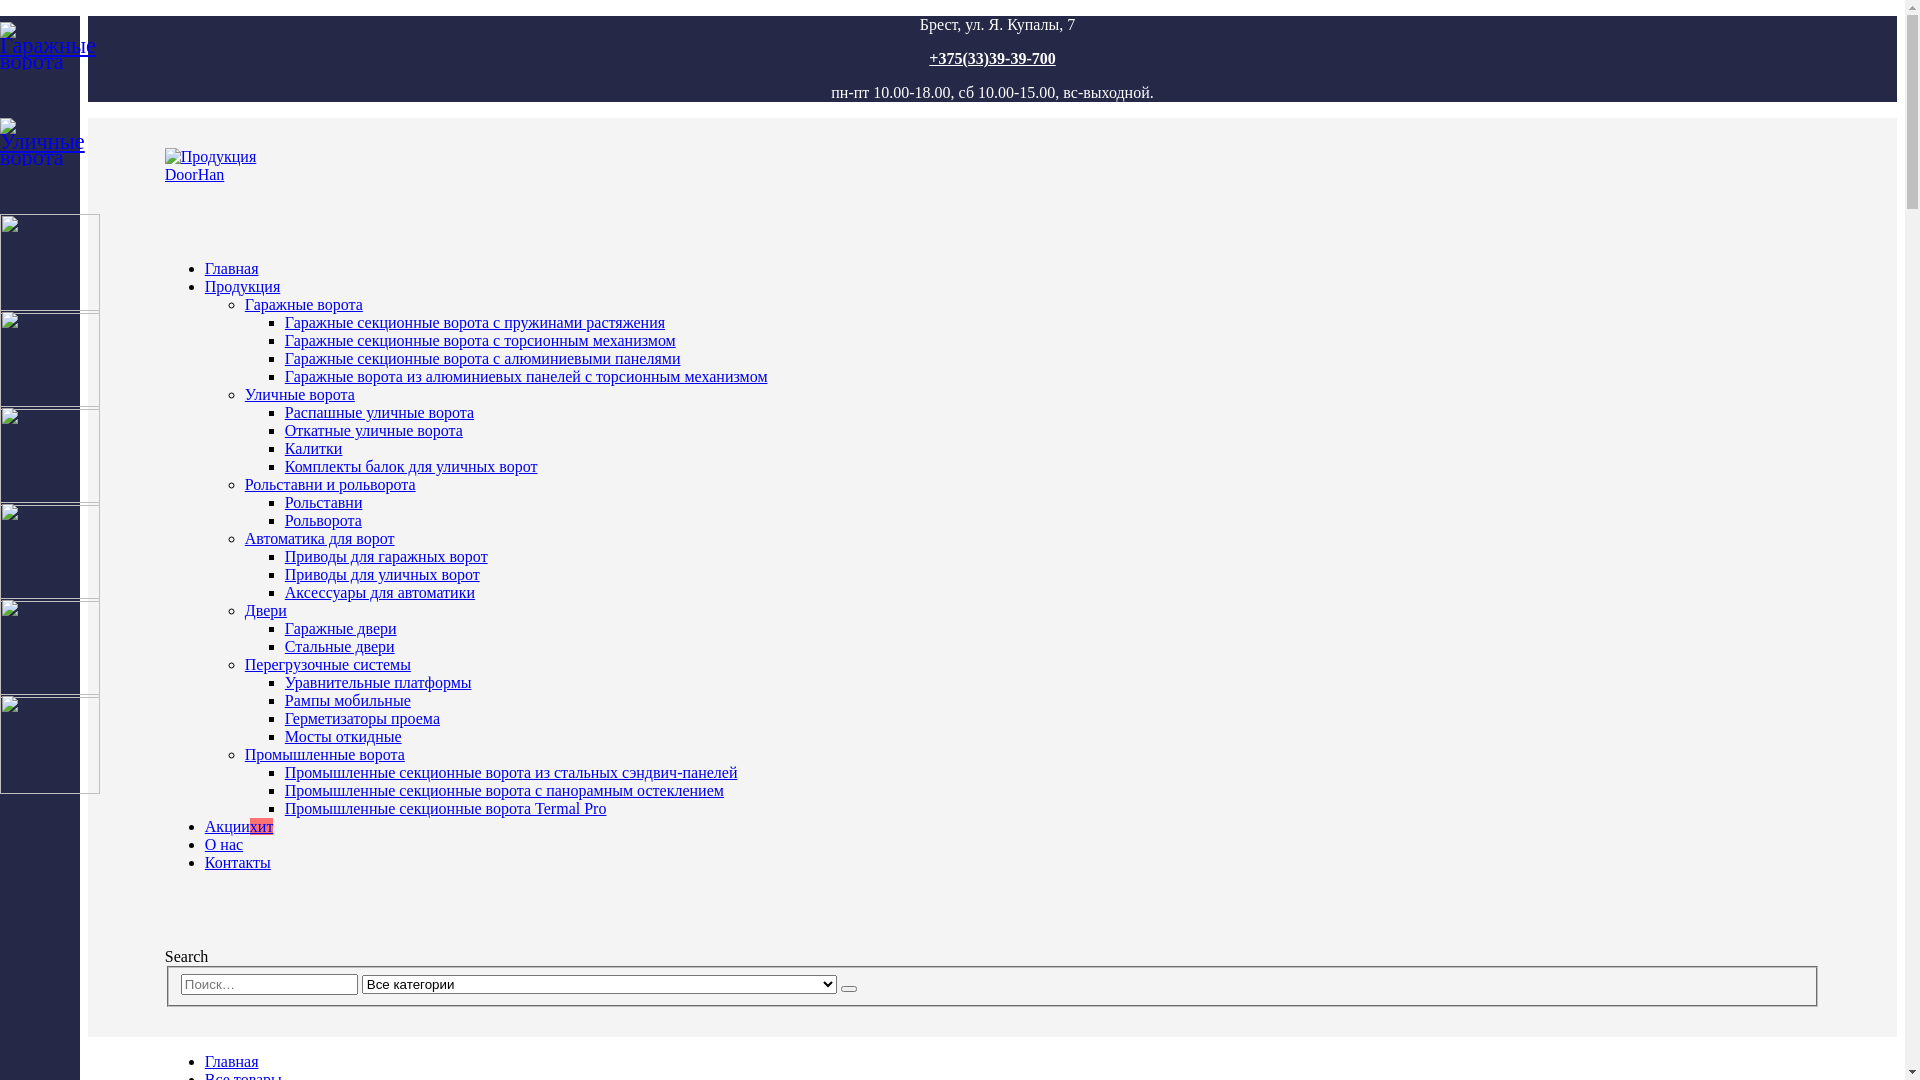  I want to click on 'Search', so click(849, 987).